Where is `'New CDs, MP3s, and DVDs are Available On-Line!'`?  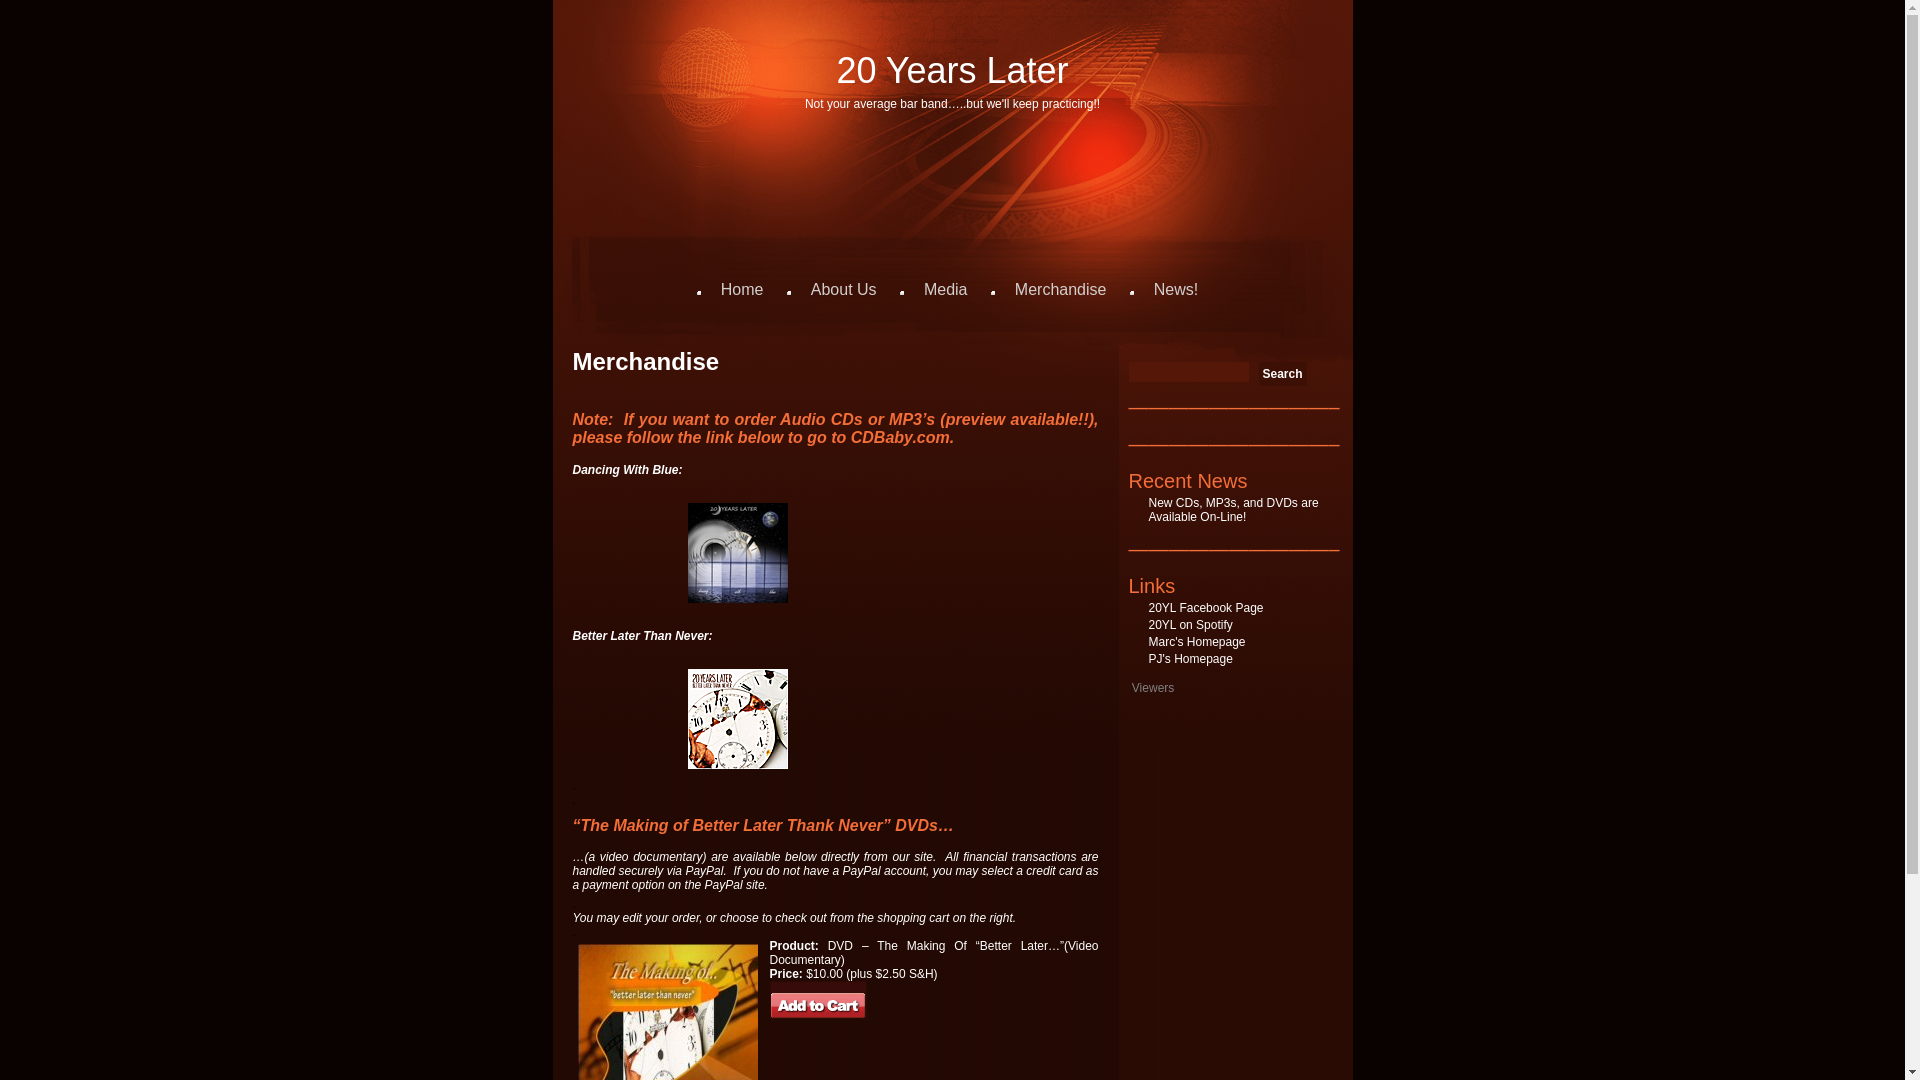
'New CDs, MP3s, and DVDs are Available On-Line!' is located at coordinates (1232, 508).